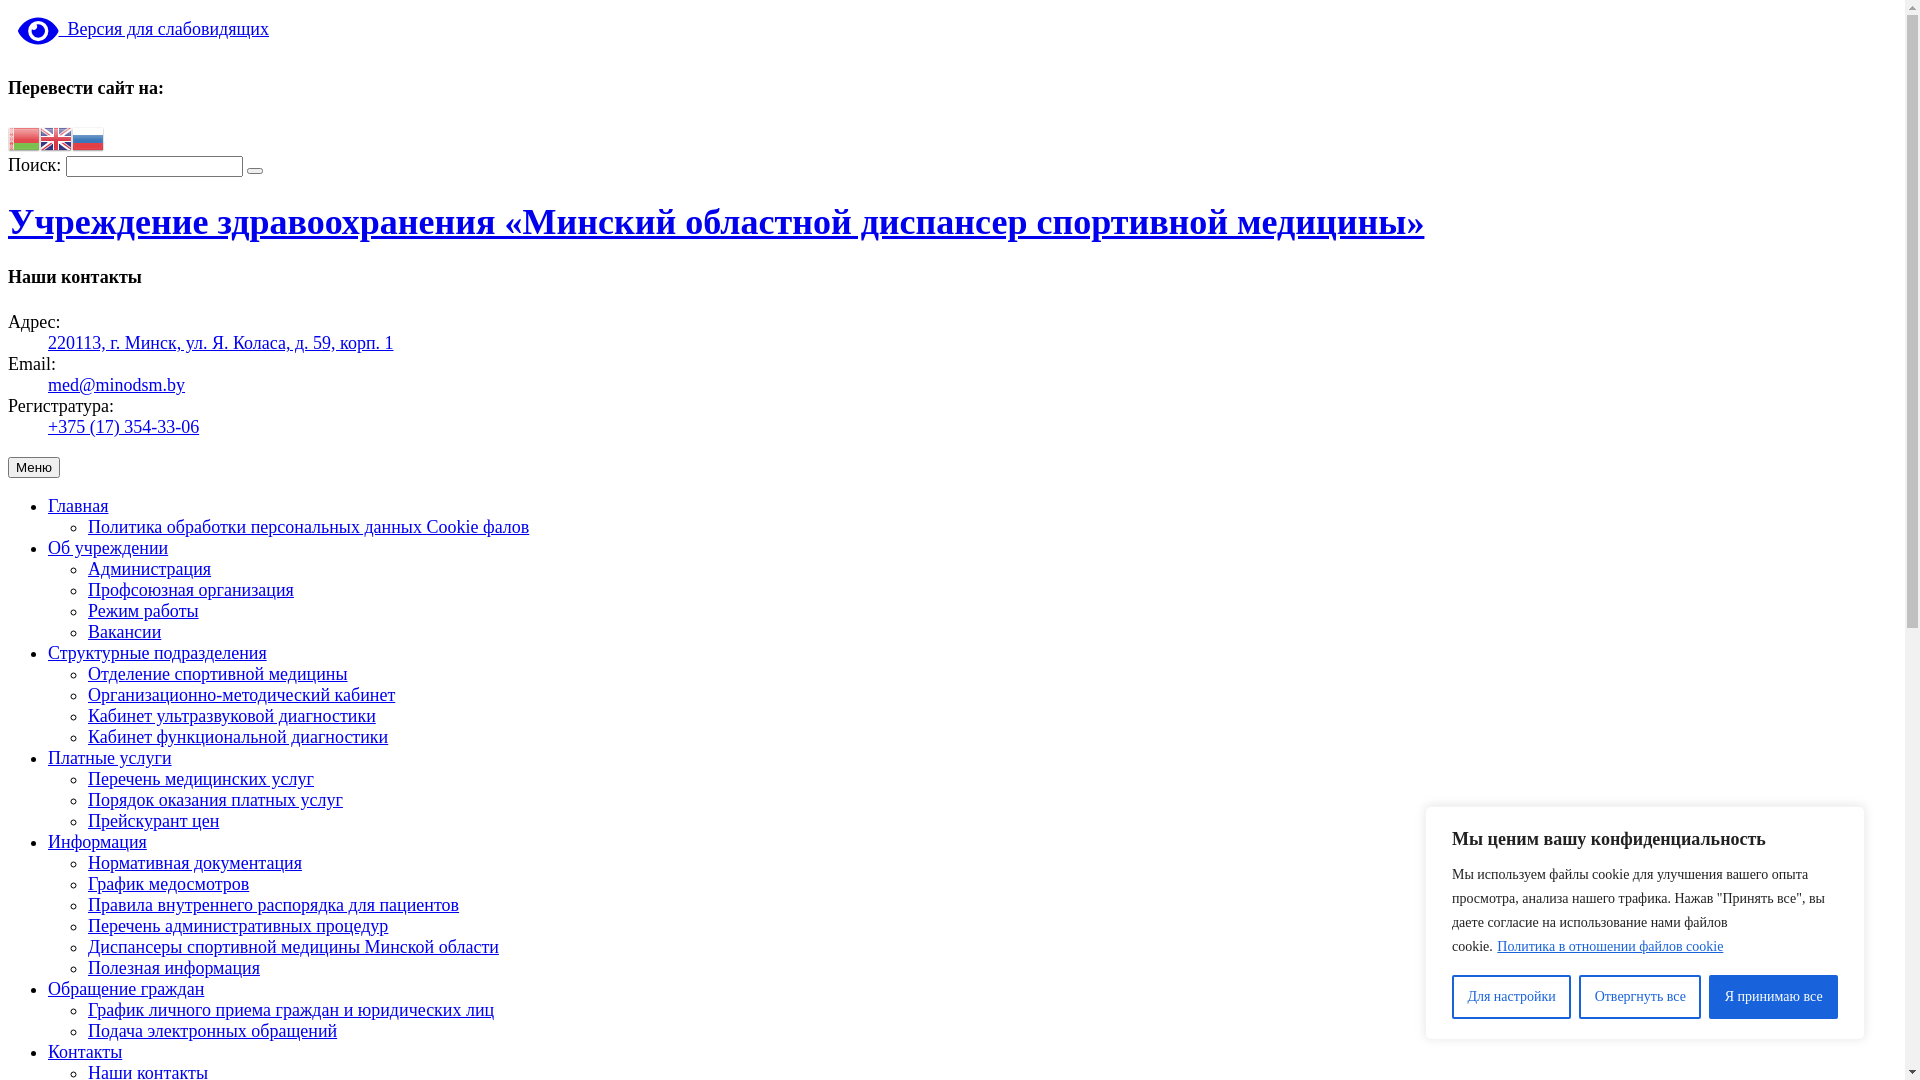 The width and height of the screenshot is (1920, 1080). Describe the element at coordinates (8, 136) in the screenshot. I see `'Belarusian'` at that location.